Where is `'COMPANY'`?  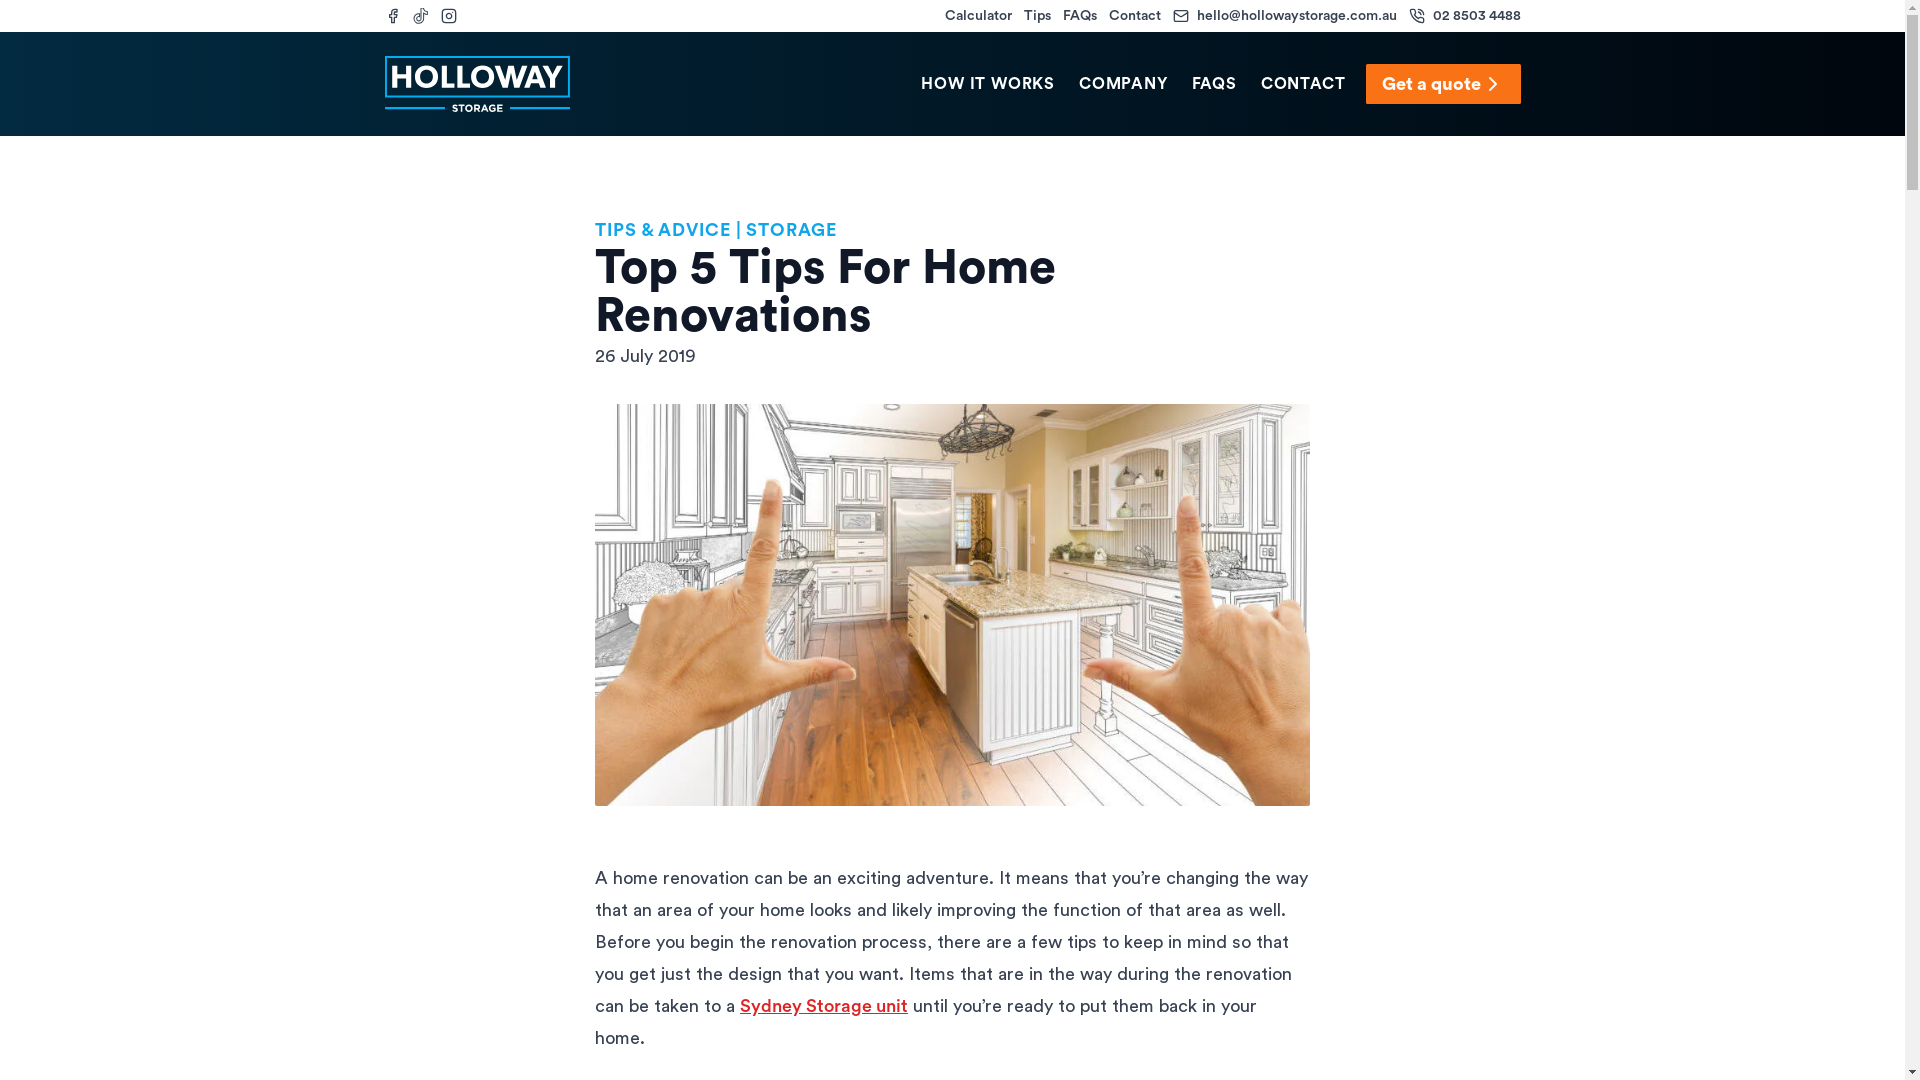
'COMPANY' is located at coordinates (1078, 83).